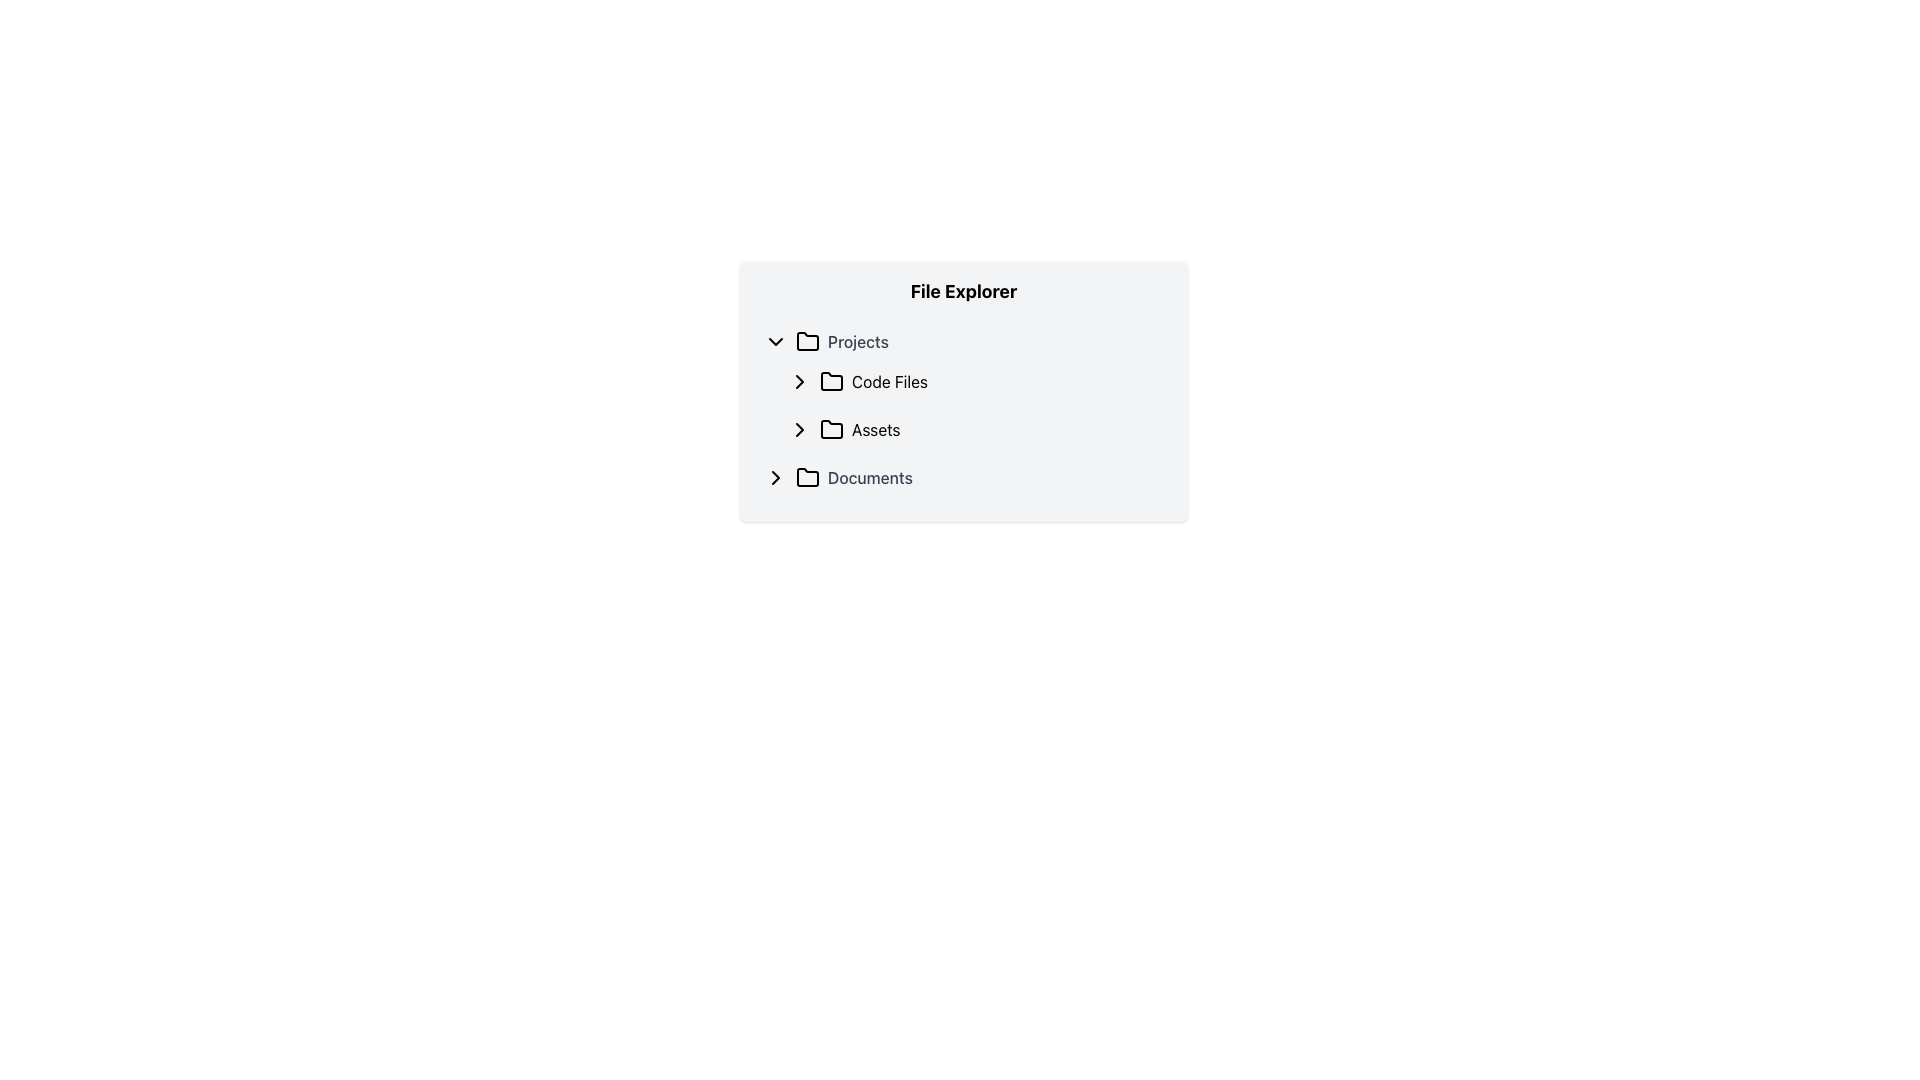 The height and width of the screenshot is (1080, 1920). What do you see at coordinates (800, 428) in the screenshot?
I see `the rightward-facing chevron icon button located at the start of the 'Assets' row to indicate interactivity` at bounding box center [800, 428].